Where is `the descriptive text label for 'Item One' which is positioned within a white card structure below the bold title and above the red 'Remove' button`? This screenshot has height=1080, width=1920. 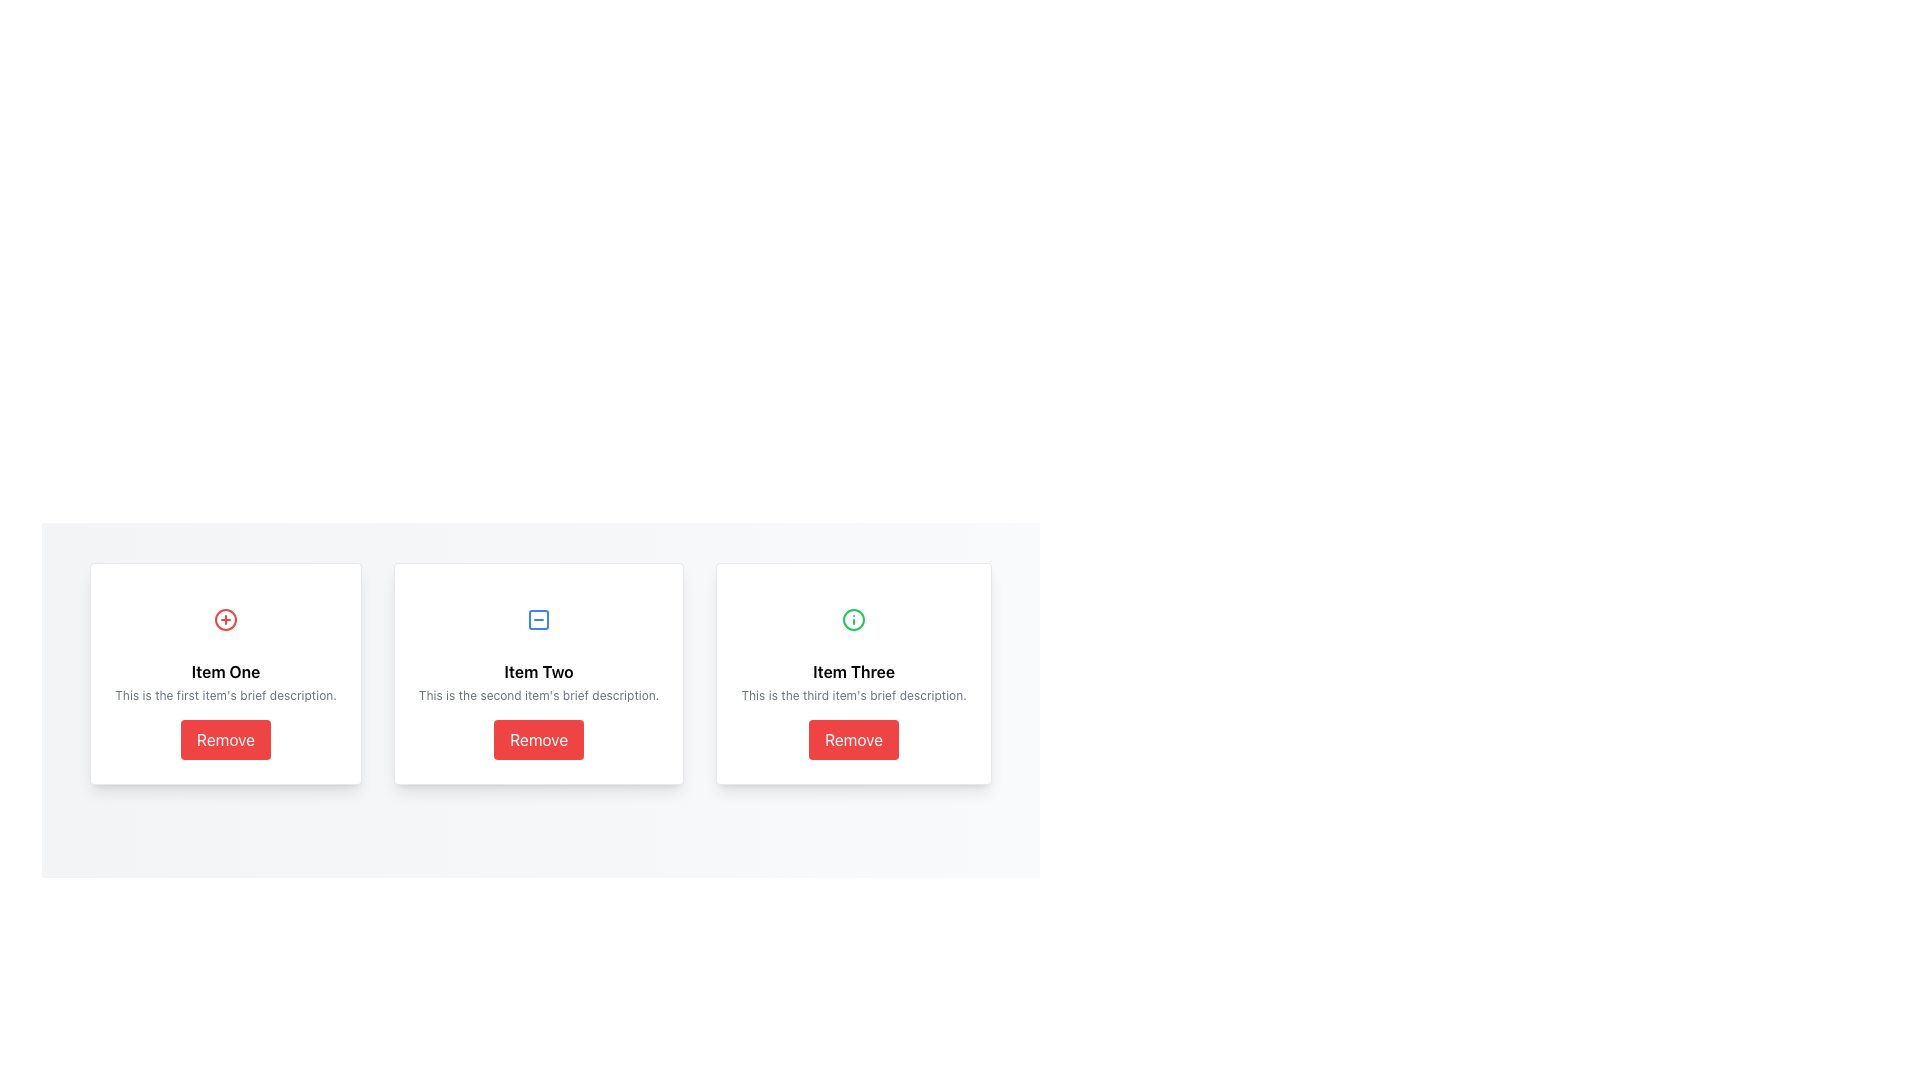 the descriptive text label for 'Item One' which is positioned within a white card structure below the bold title and above the red 'Remove' button is located at coordinates (225, 694).